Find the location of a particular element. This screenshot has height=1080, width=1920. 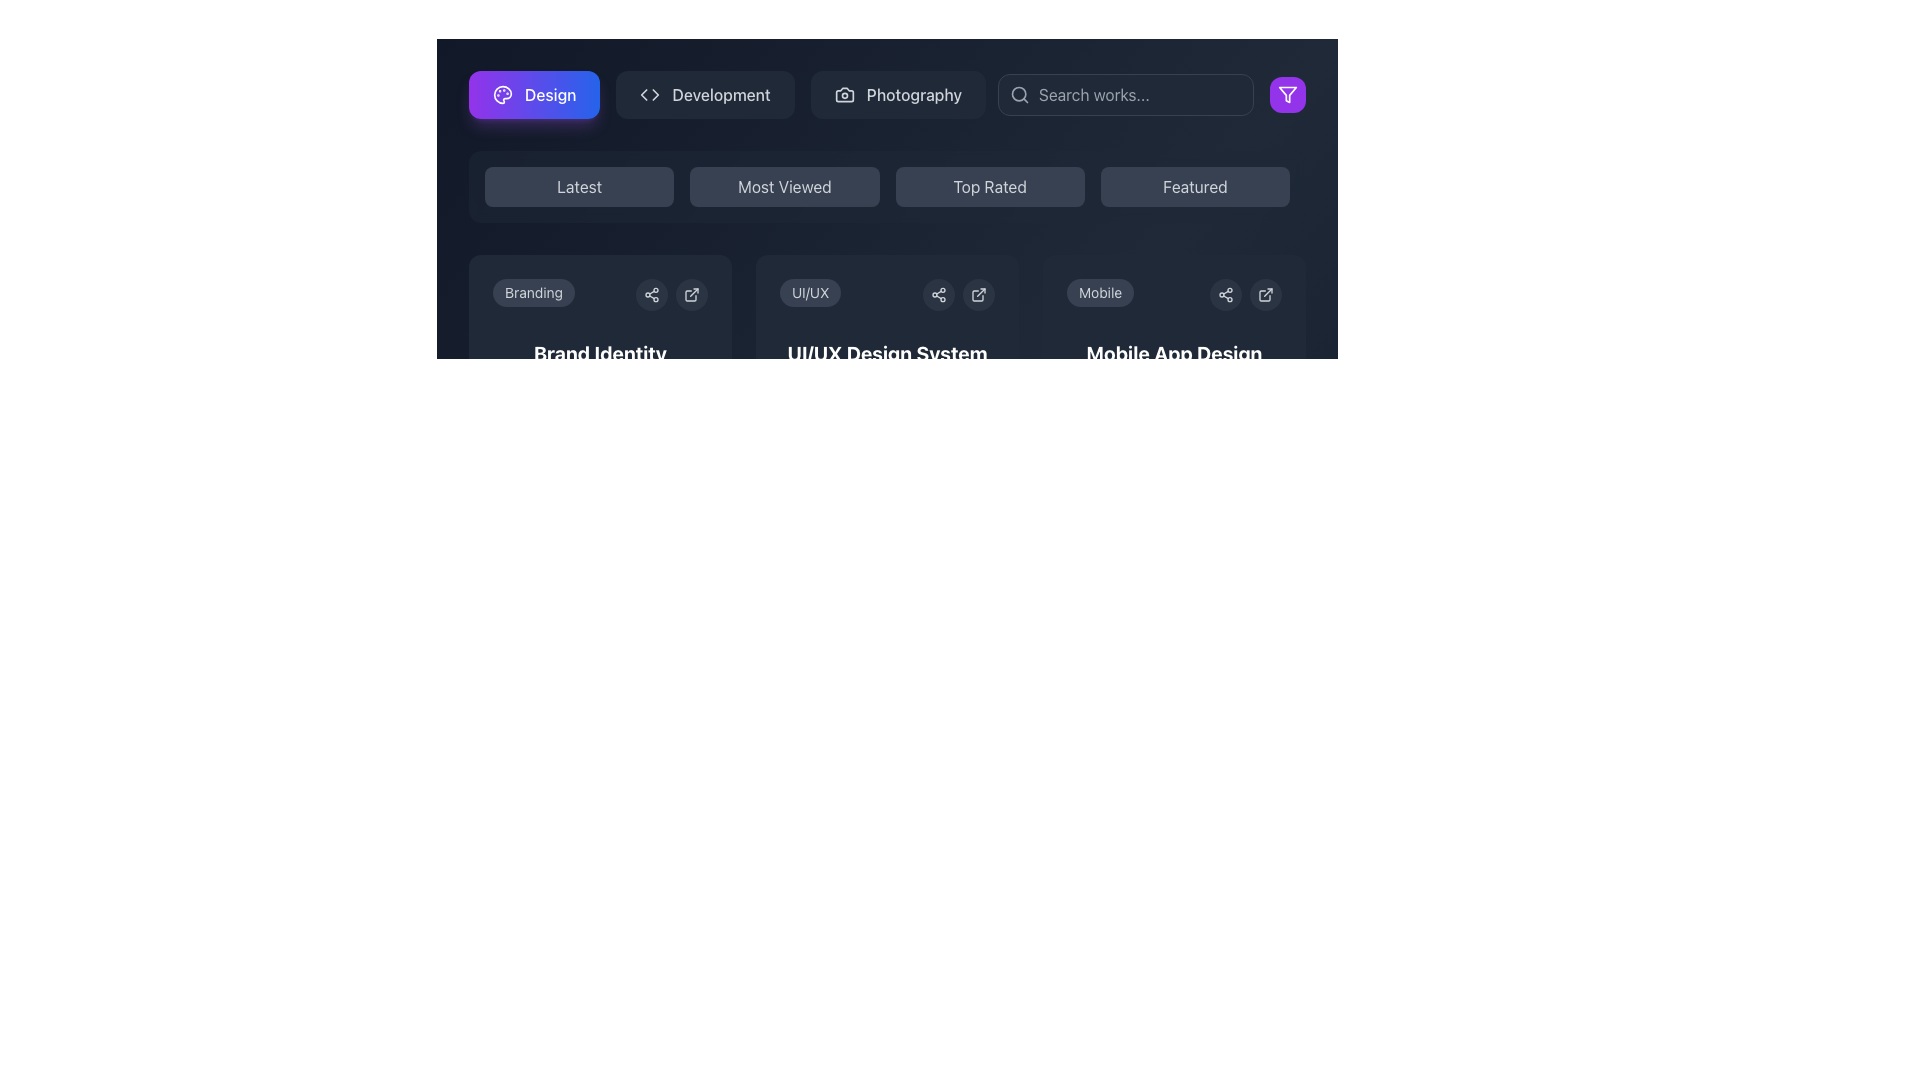

the sharing button located in the top-center section of the tile concerning 'UI/UX Design System' to initiate a sharing action is located at coordinates (938, 294).